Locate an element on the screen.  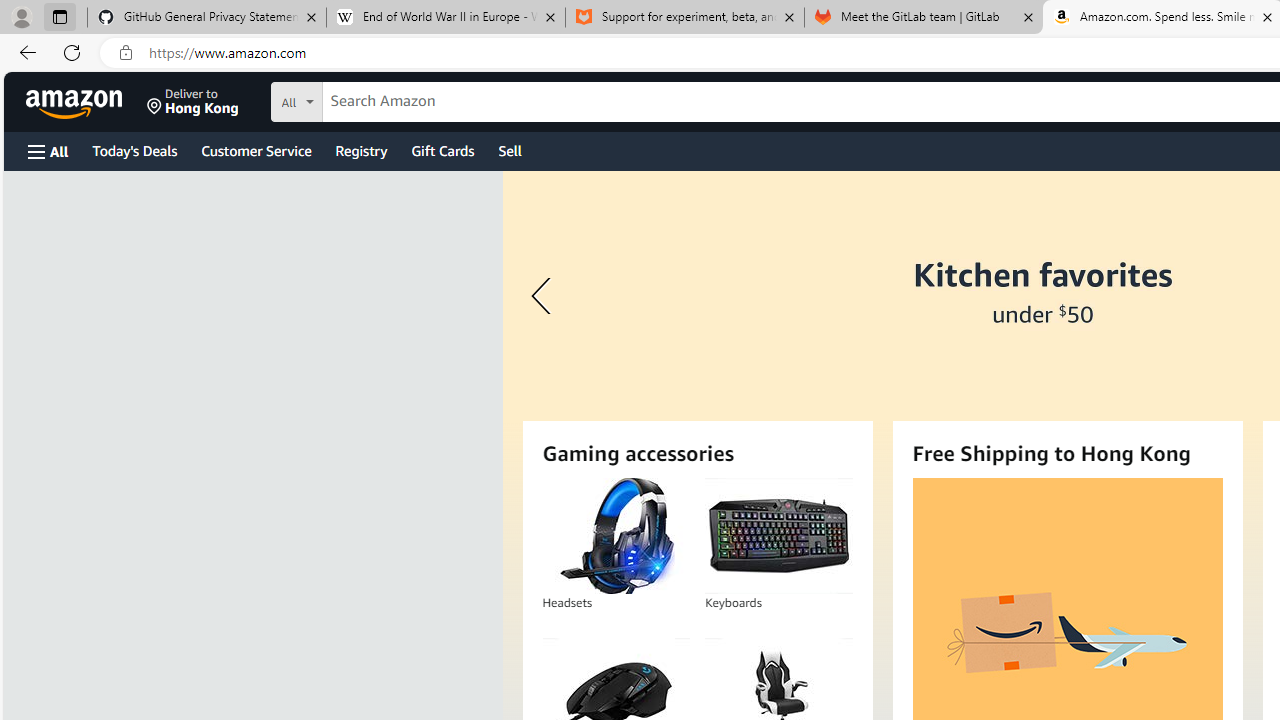
'Customer Service' is located at coordinates (255, 149).